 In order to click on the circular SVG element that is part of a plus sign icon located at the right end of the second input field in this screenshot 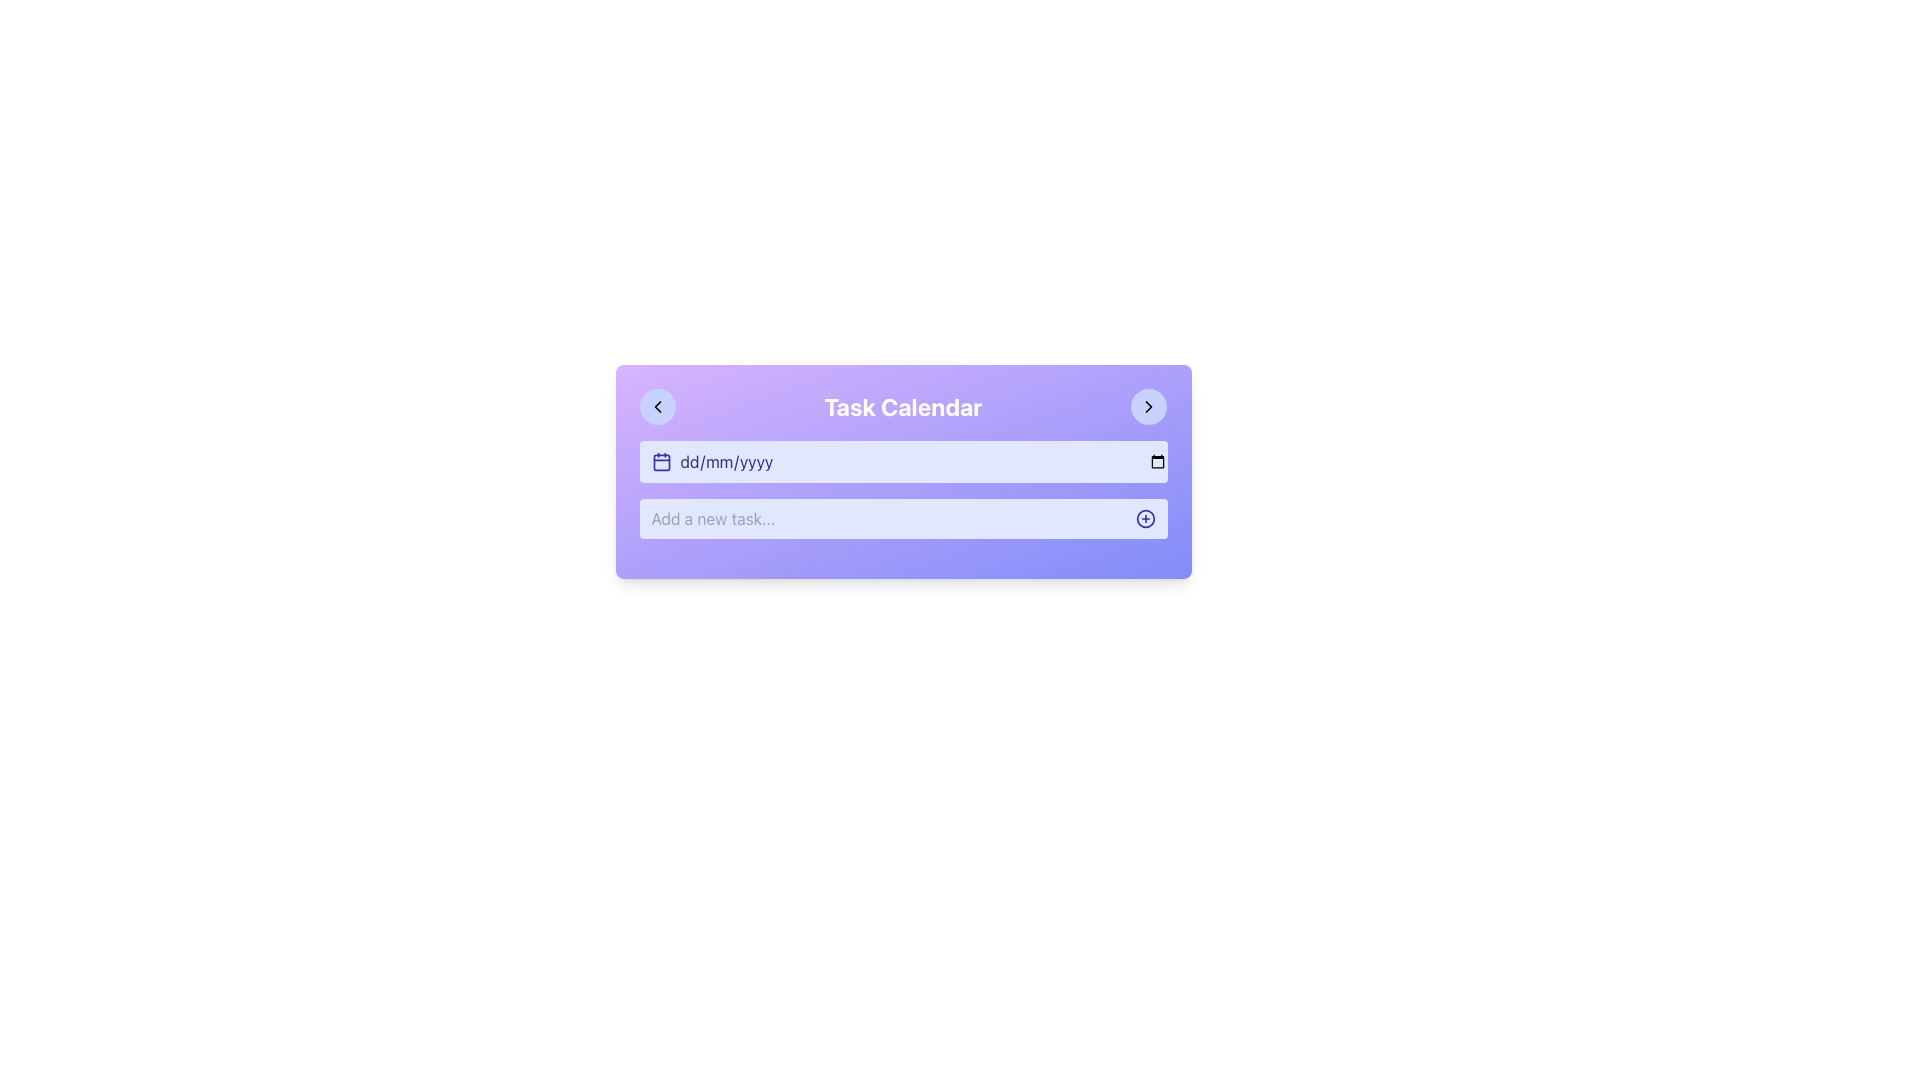, I will do `click(1145, 518)`.